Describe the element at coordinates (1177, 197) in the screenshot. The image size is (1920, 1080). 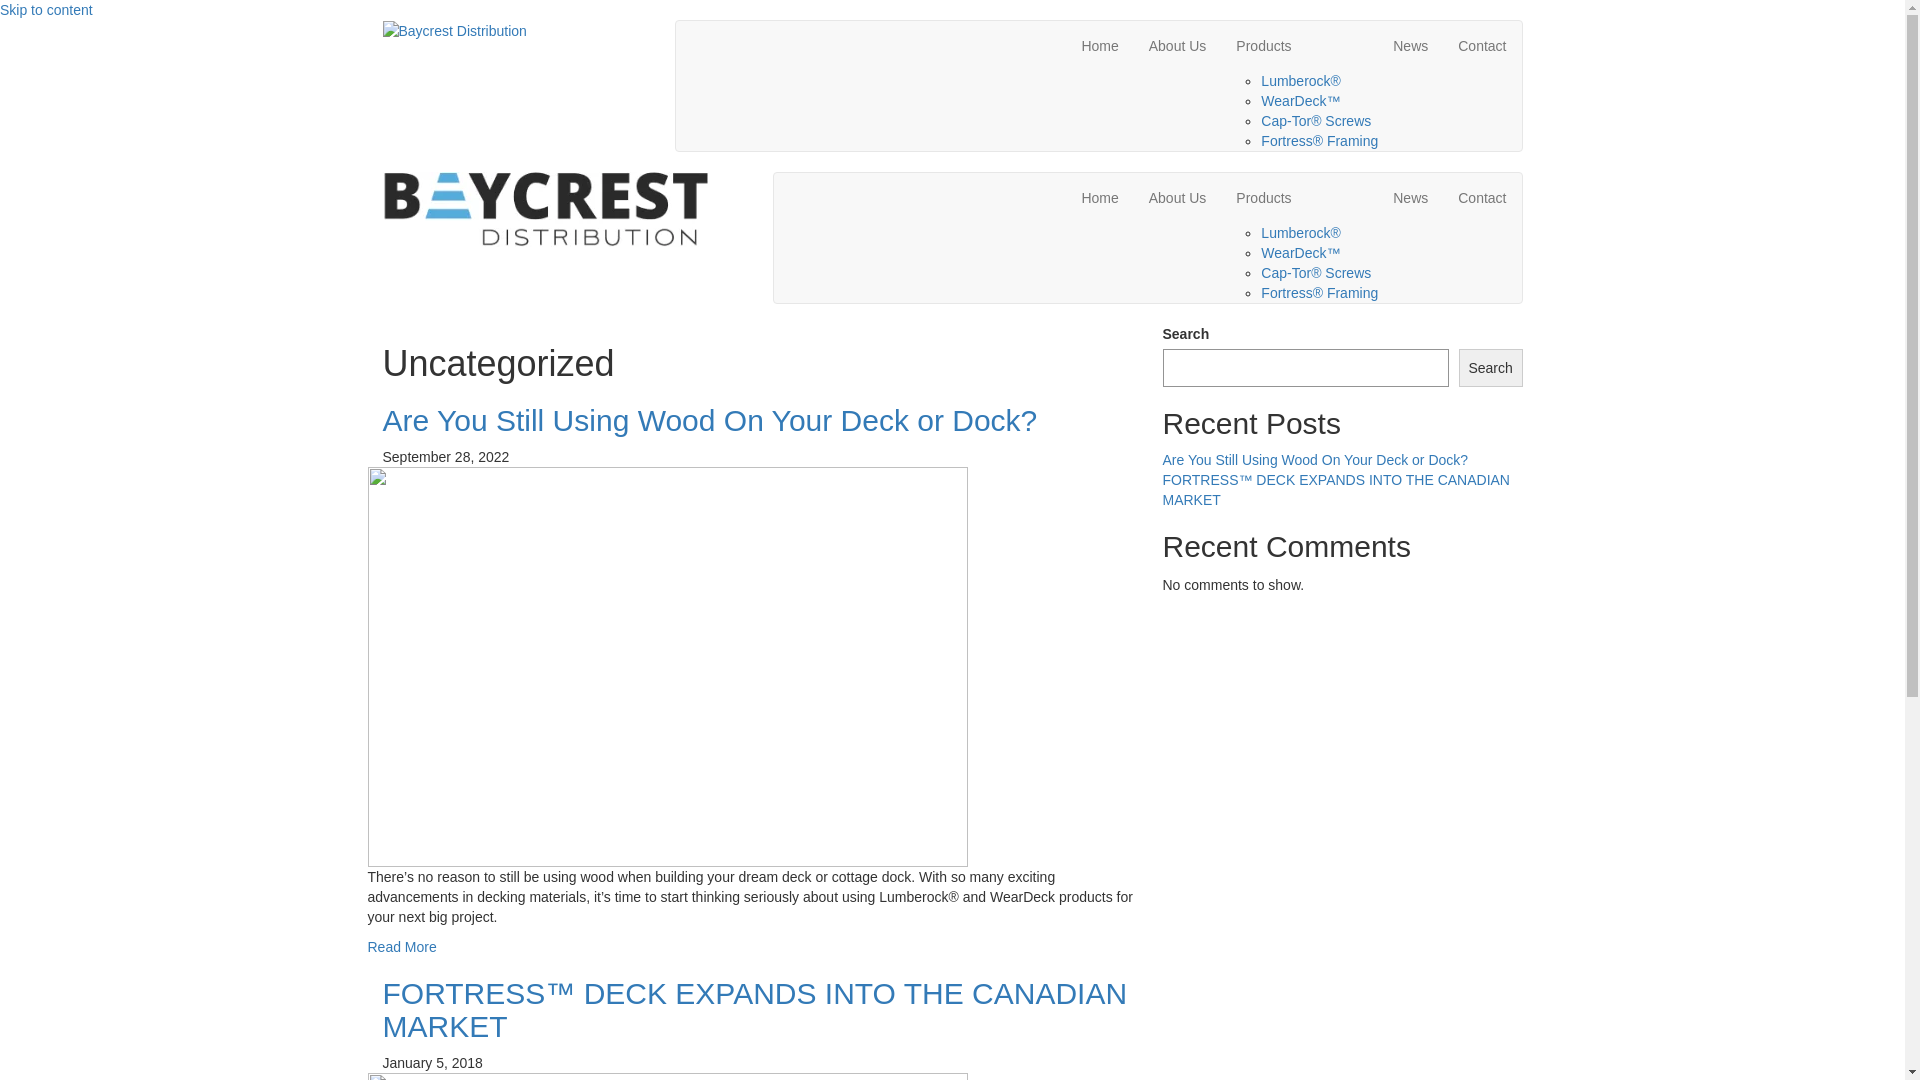
I see `'About Us'` at that location.